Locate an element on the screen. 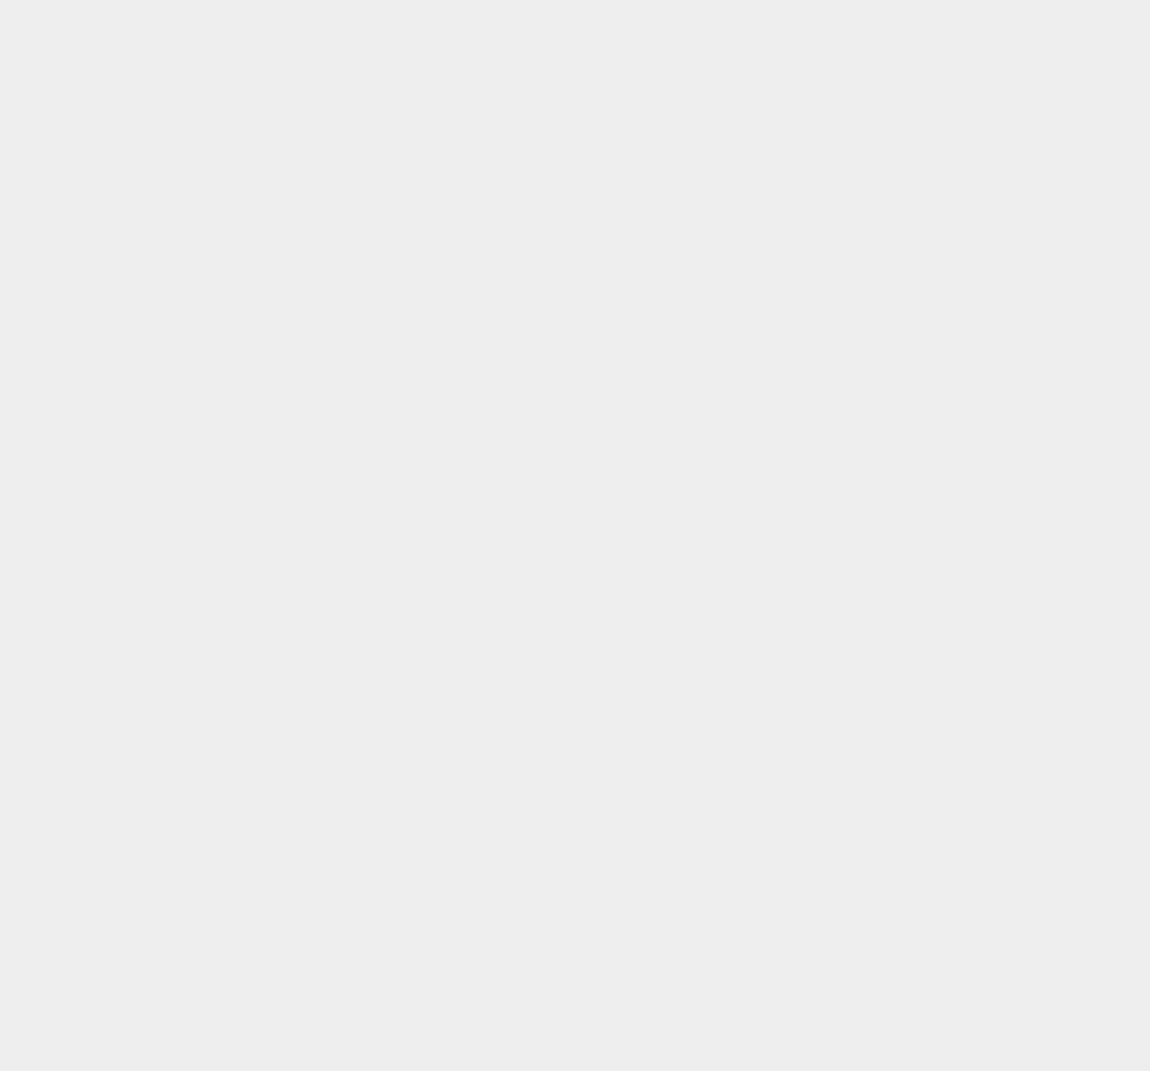 The image size is (1150, 1071). 'Doodle' is located at coordinates (833, 911).